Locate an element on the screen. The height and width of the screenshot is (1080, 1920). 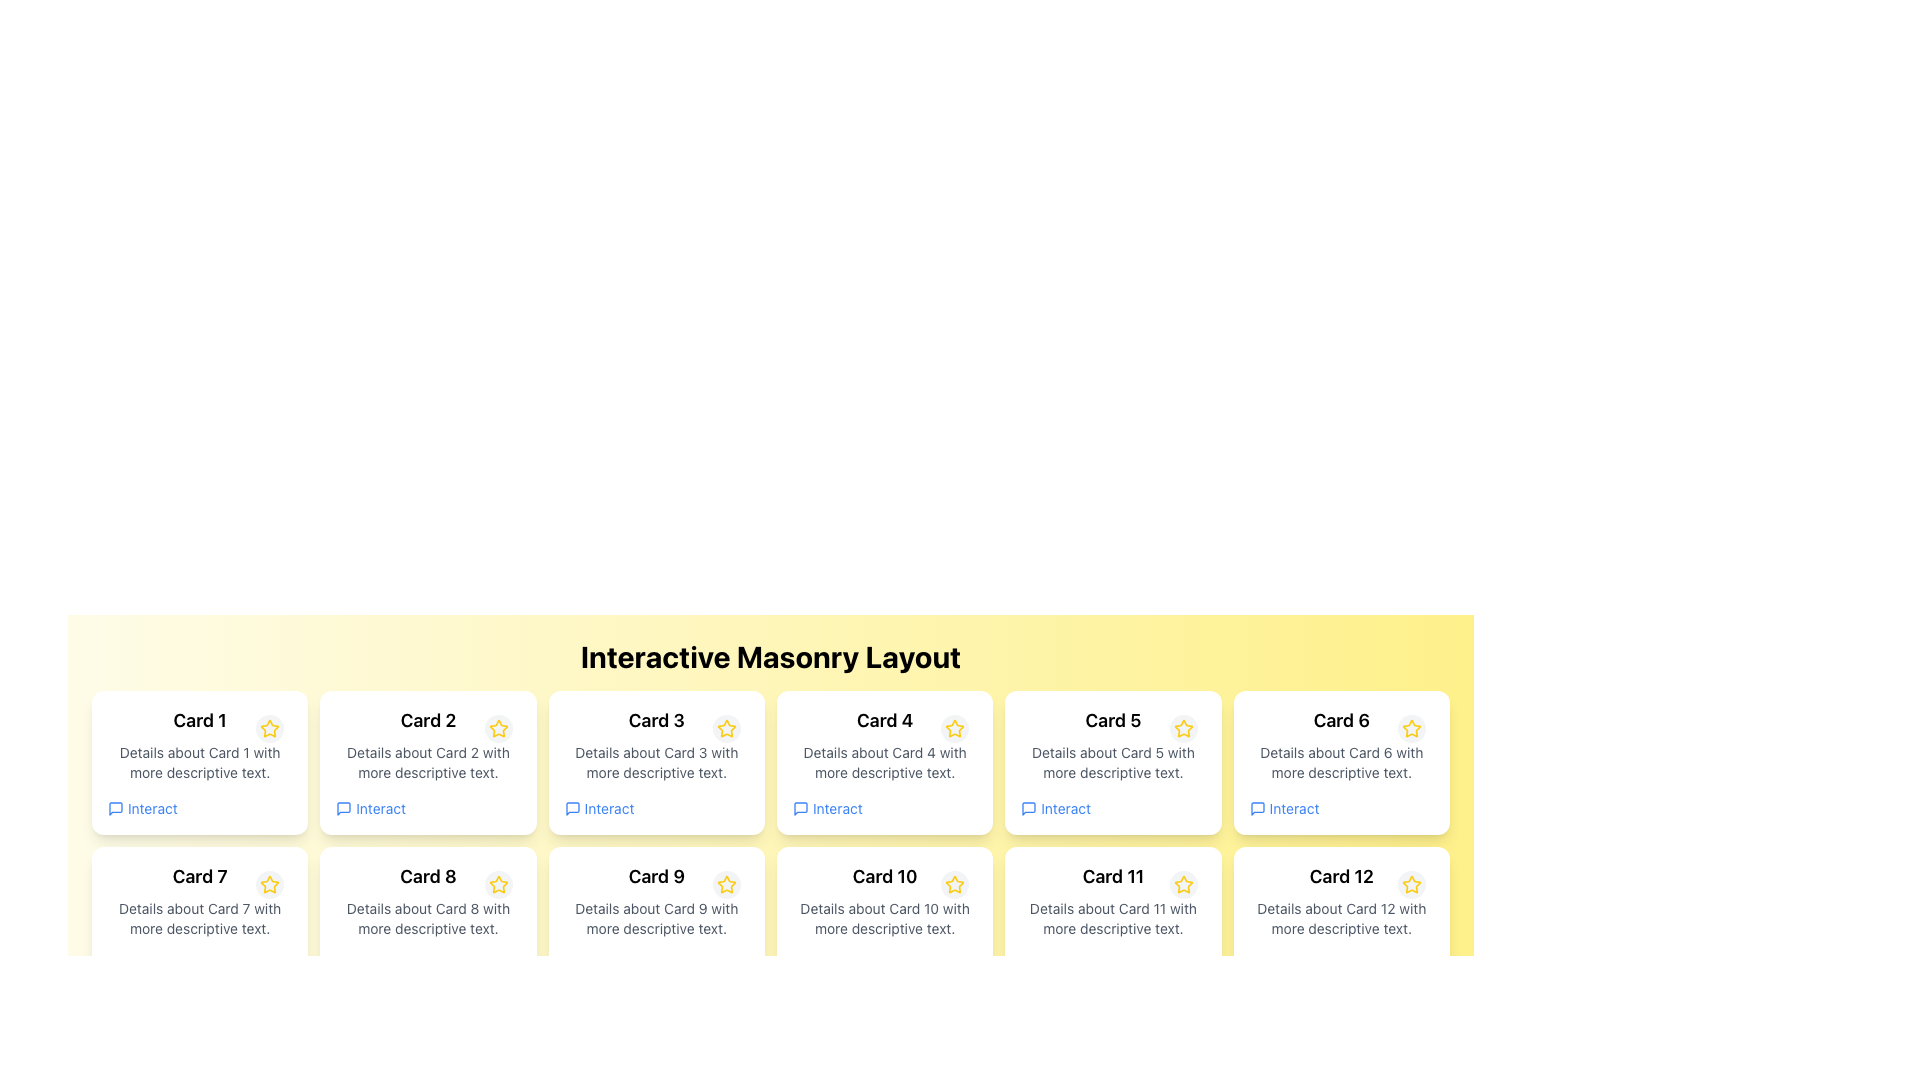
the card located in the second row and fifth column of the grid layout is located at coordinates (884, 918).